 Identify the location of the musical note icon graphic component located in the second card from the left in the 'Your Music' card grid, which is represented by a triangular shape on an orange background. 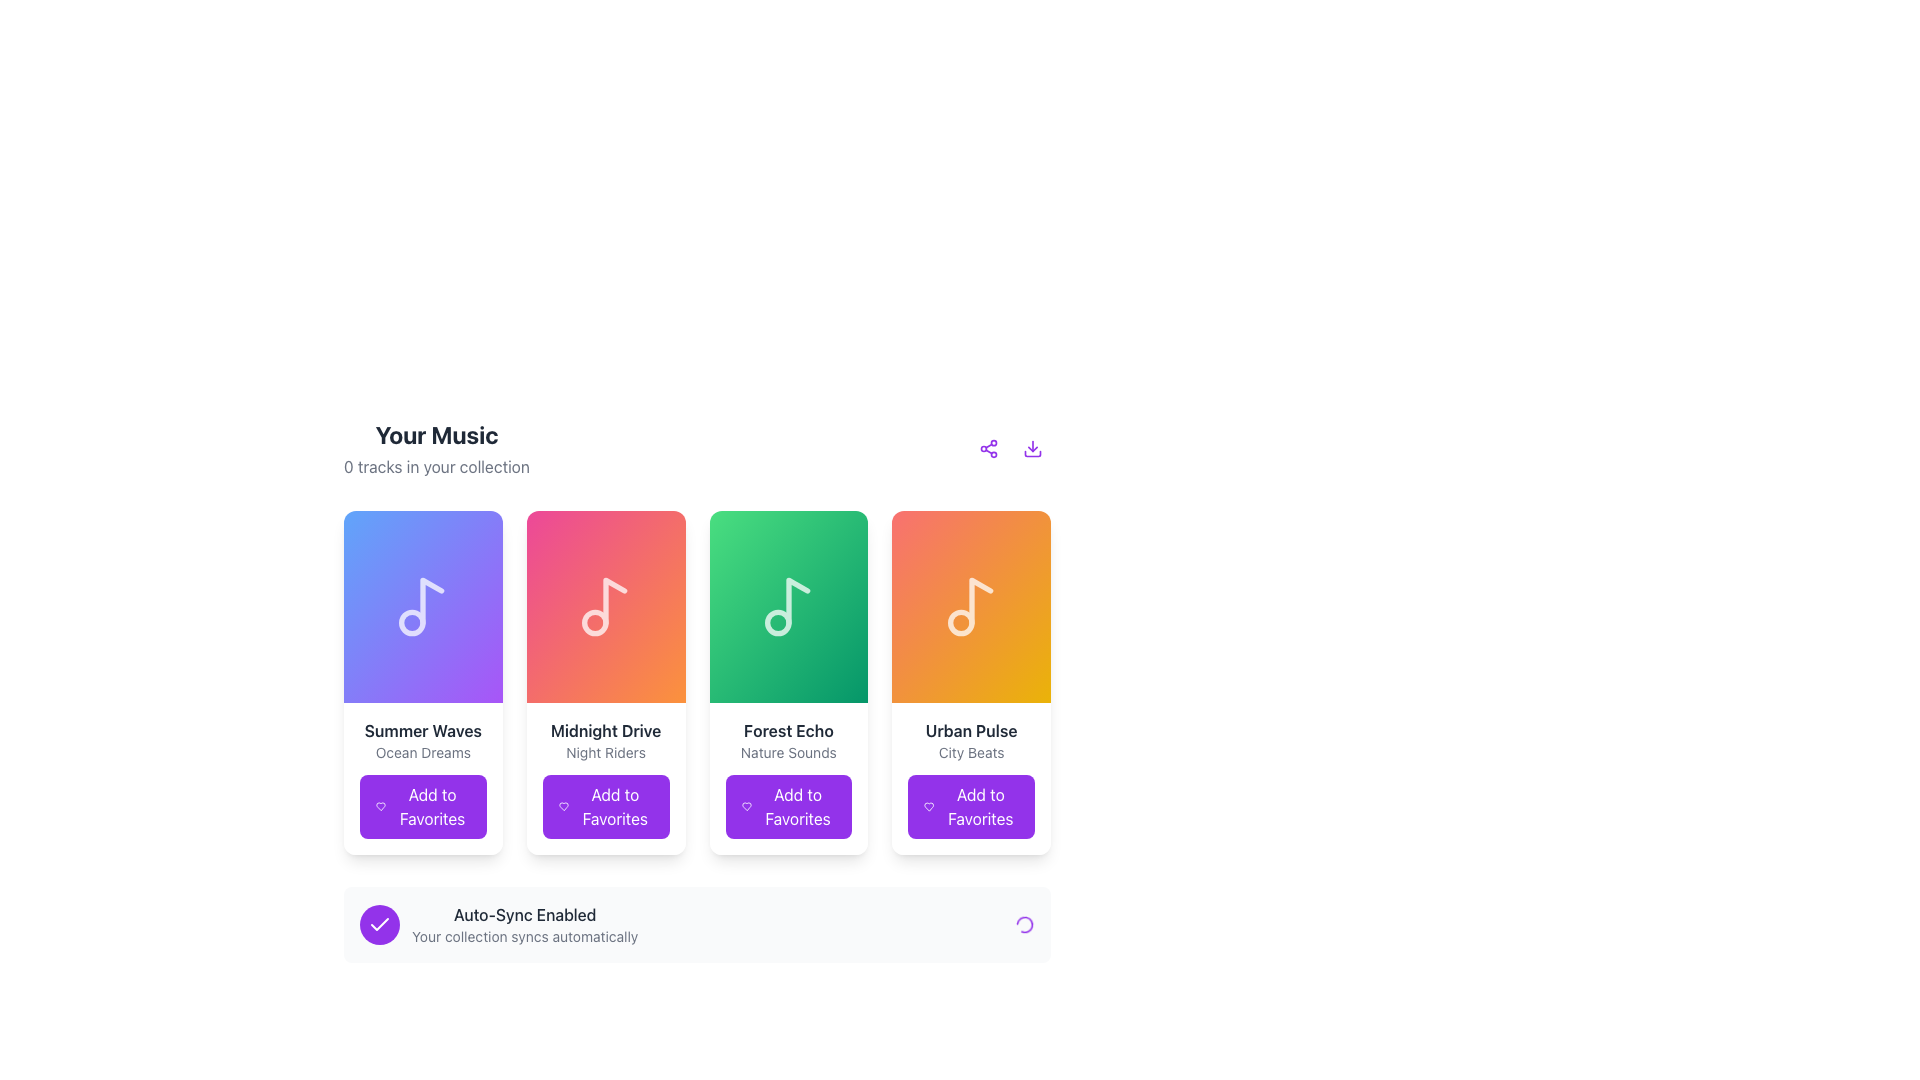
(614, 600).